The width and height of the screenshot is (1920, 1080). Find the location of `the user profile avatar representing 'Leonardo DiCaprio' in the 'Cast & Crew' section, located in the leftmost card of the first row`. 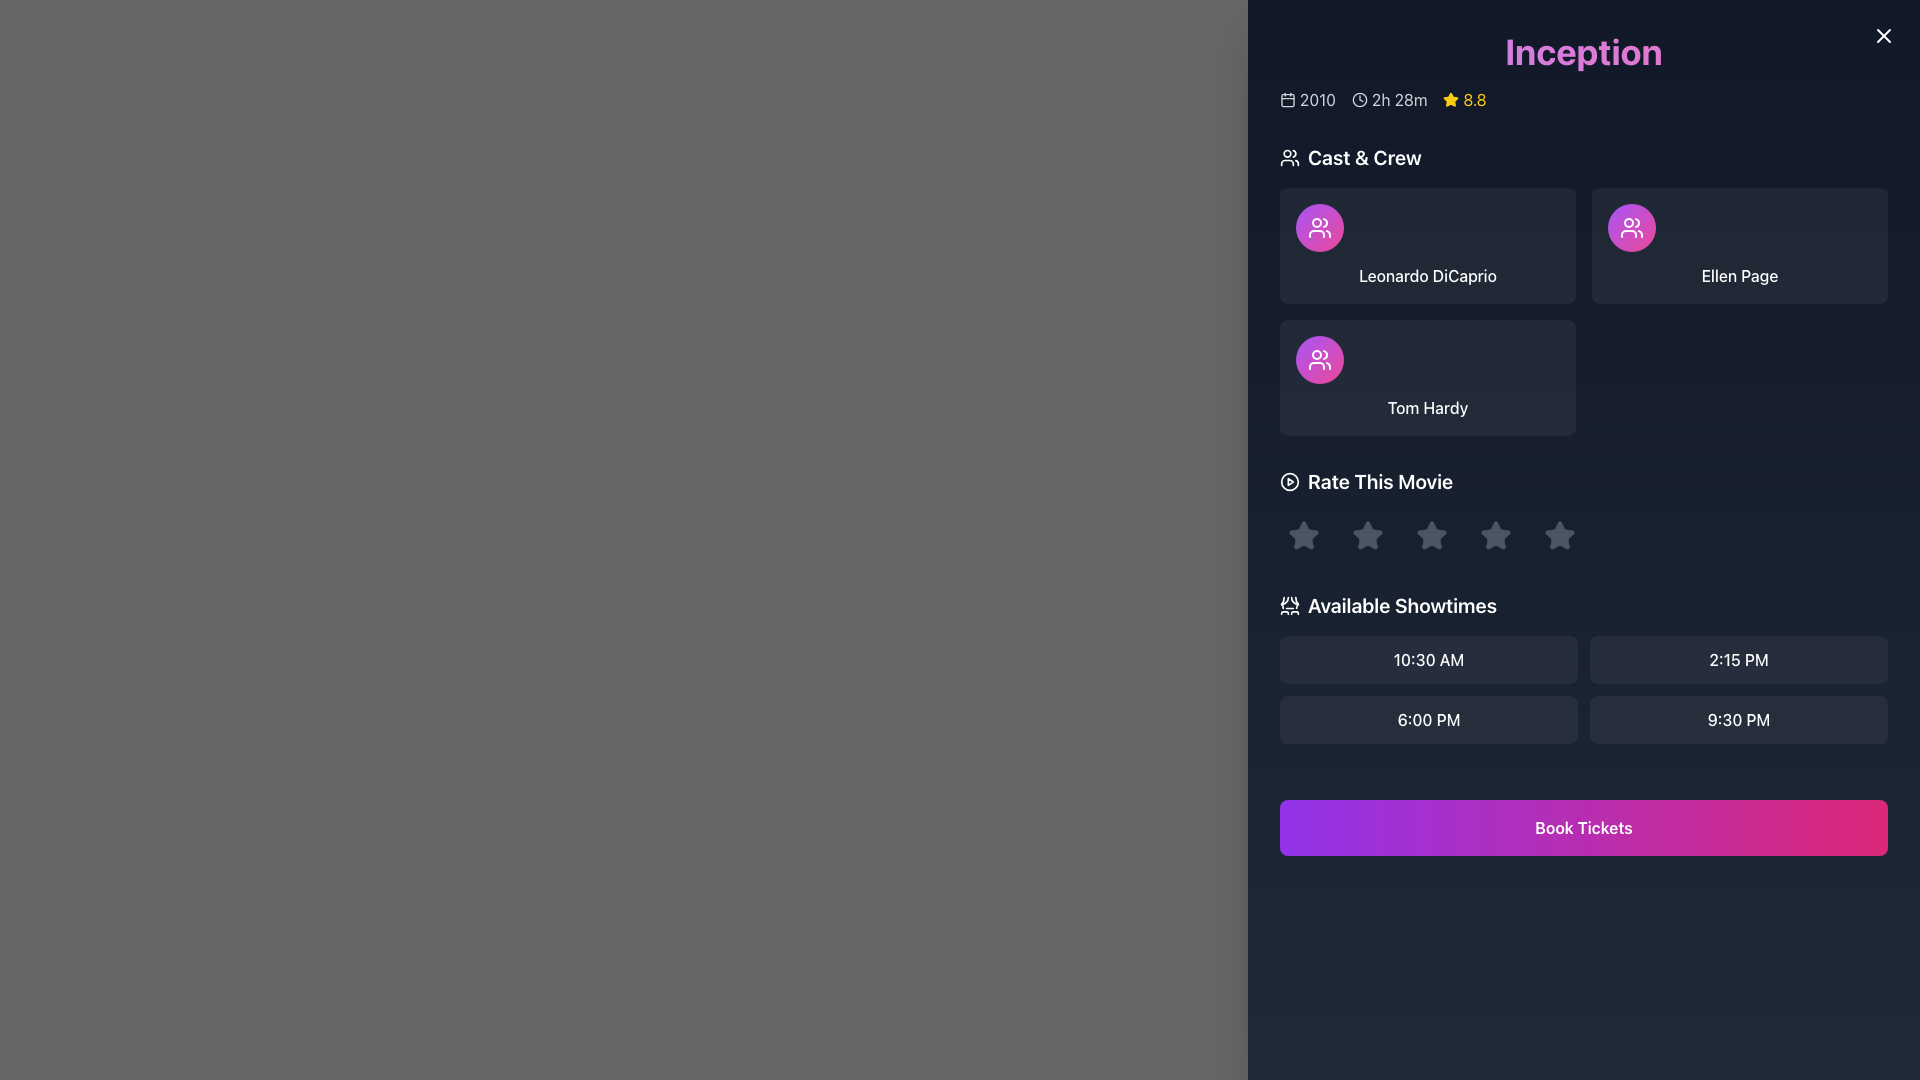

the user profile avatar representing 'Leonardo DiCaprio' in the 'Cast & Crew' section, located in the leftmost card of the first row is located at coordinates (1320, 226).